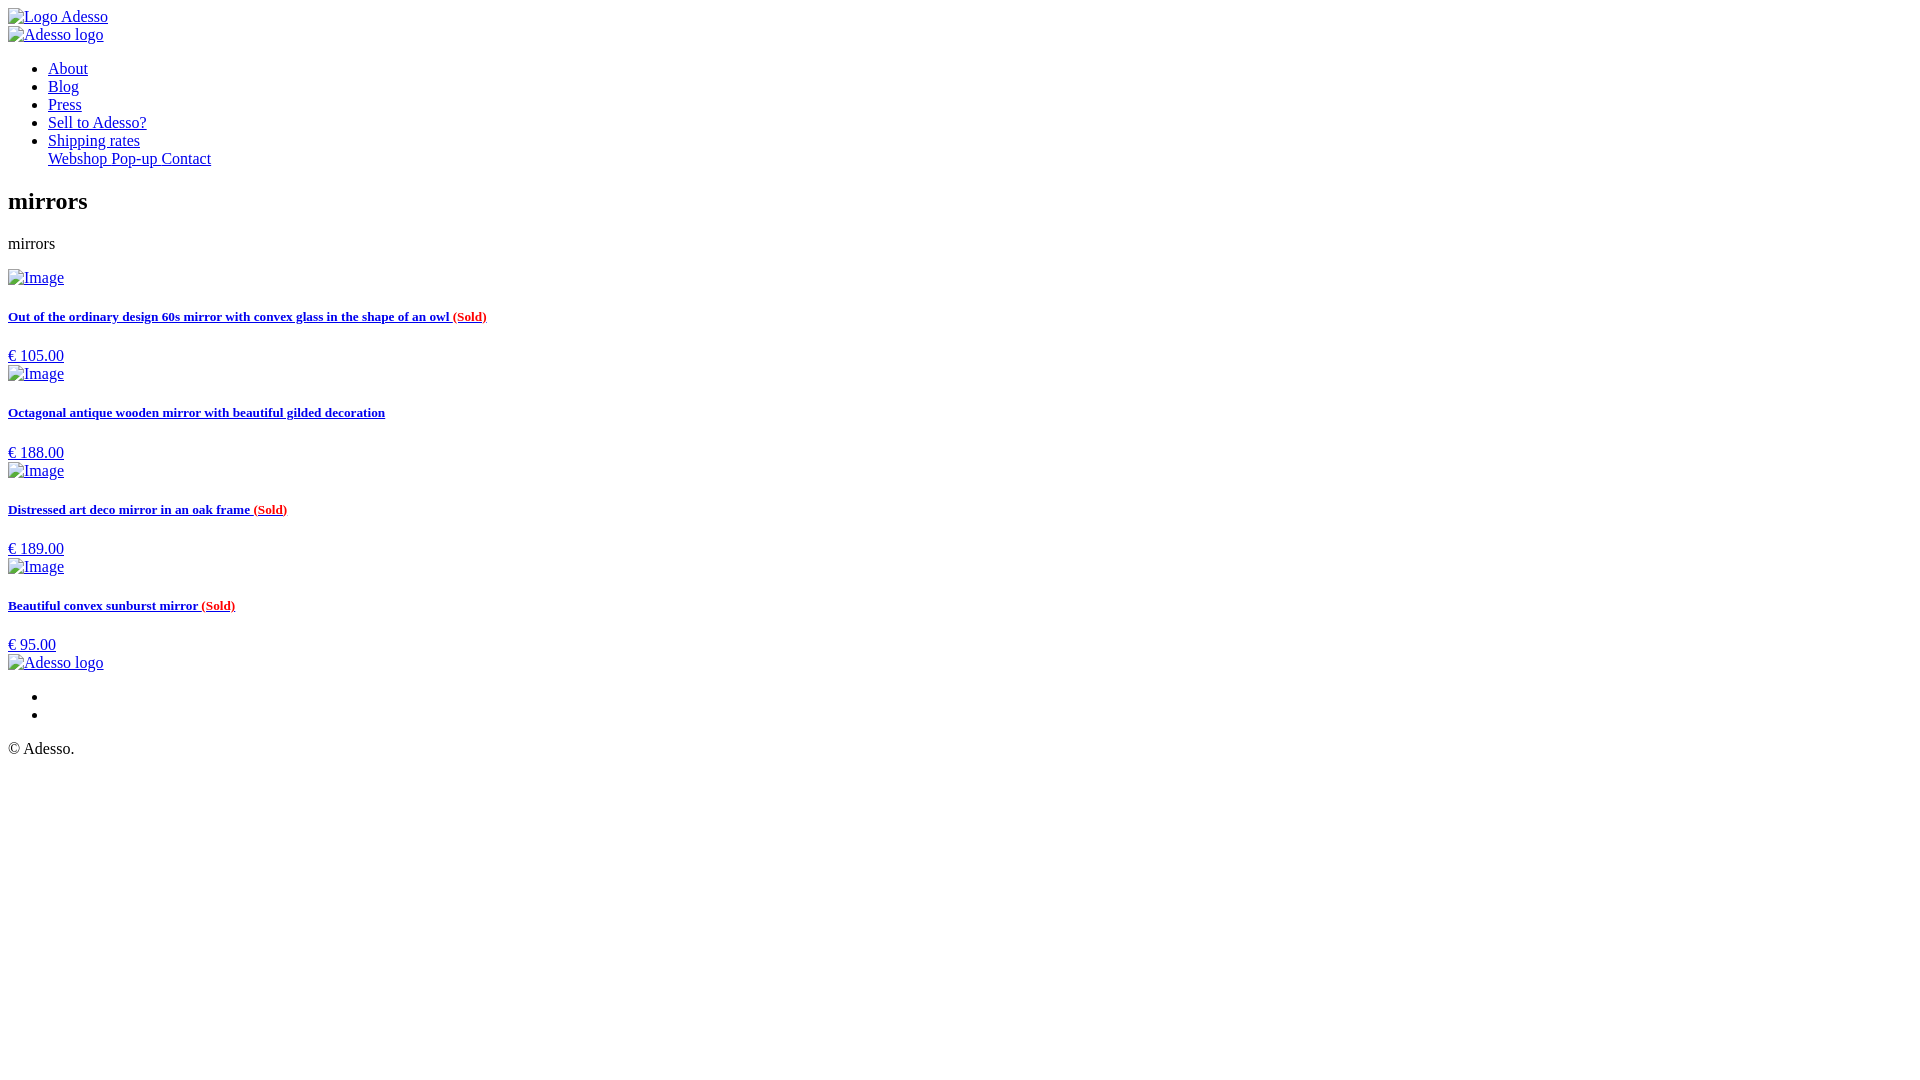  Describe the element at coordinates (134, 157) in the screenshot. I see `'Pop-up'` at that location.